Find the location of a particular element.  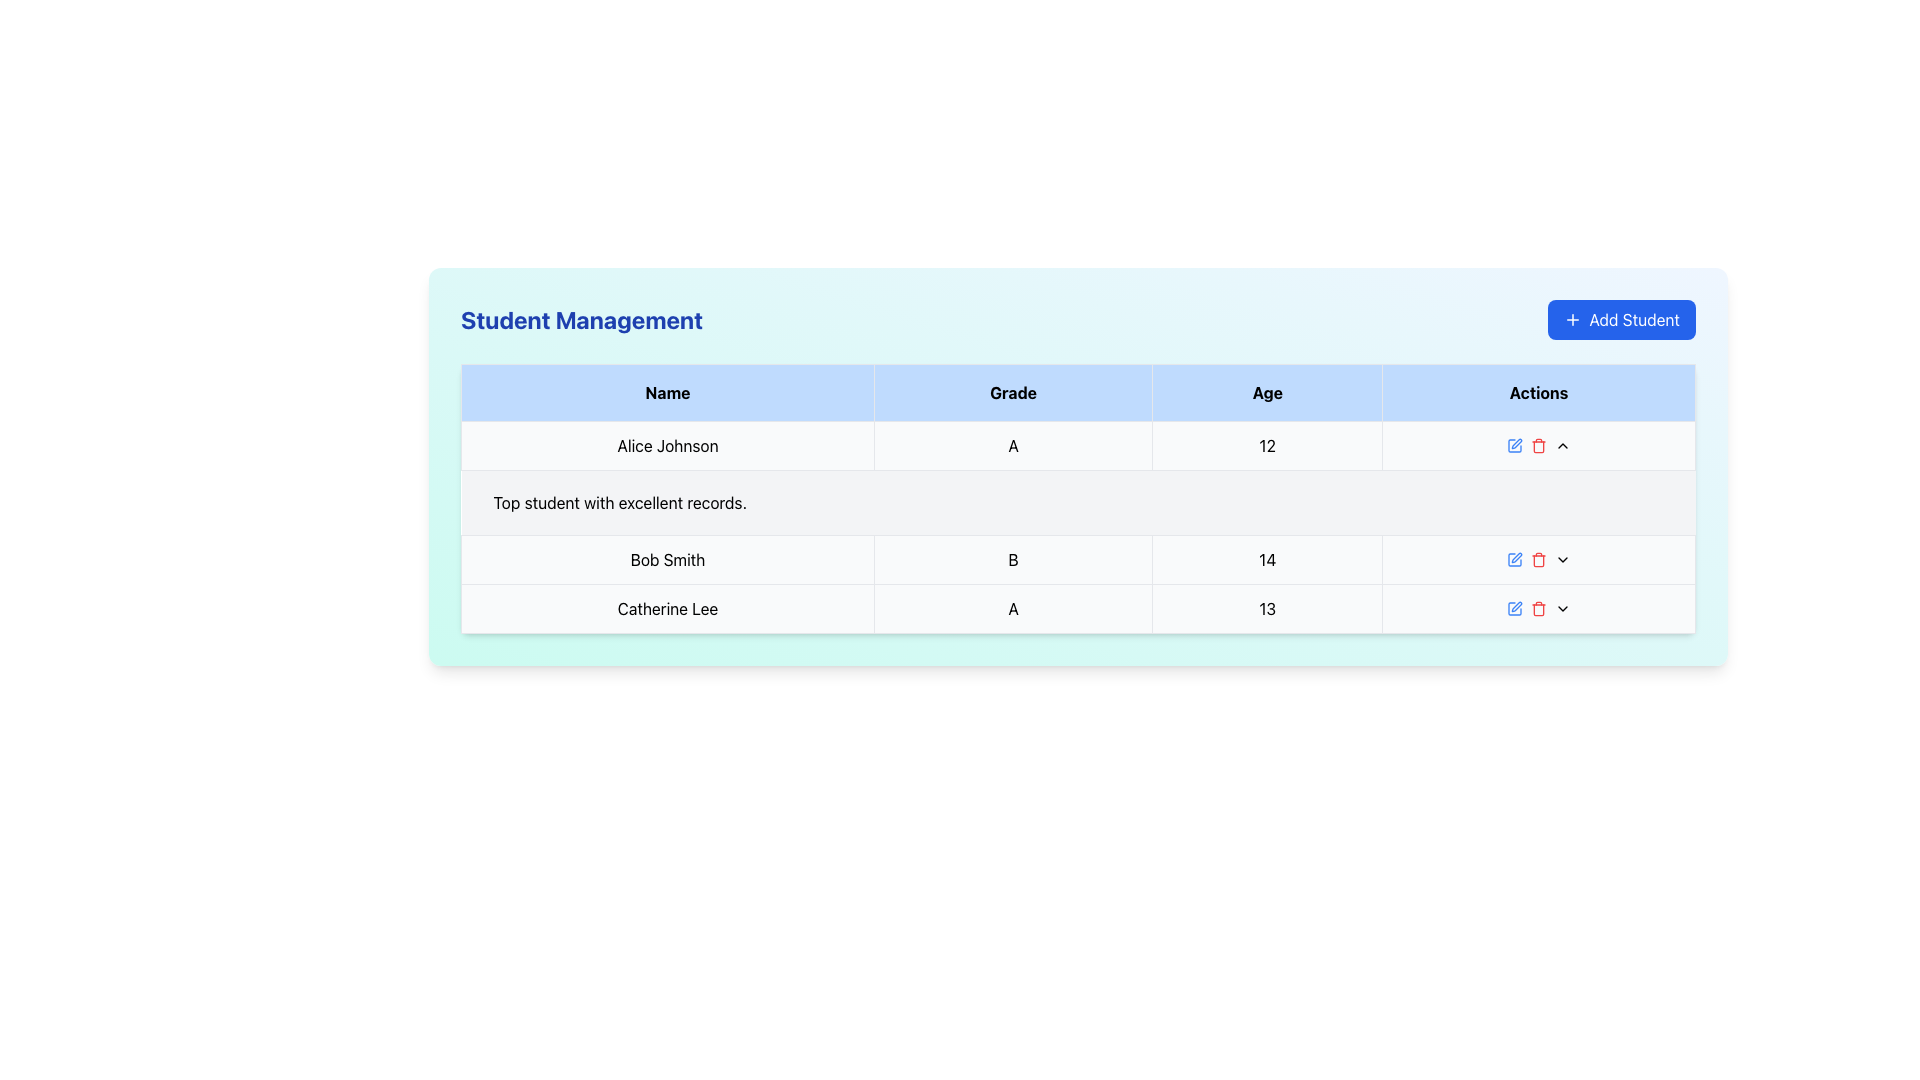

the text cell displaying the number '14' in the 'Age' column of the table corresponding to 'Bob Smith' is located at coordinates (1266, 559).